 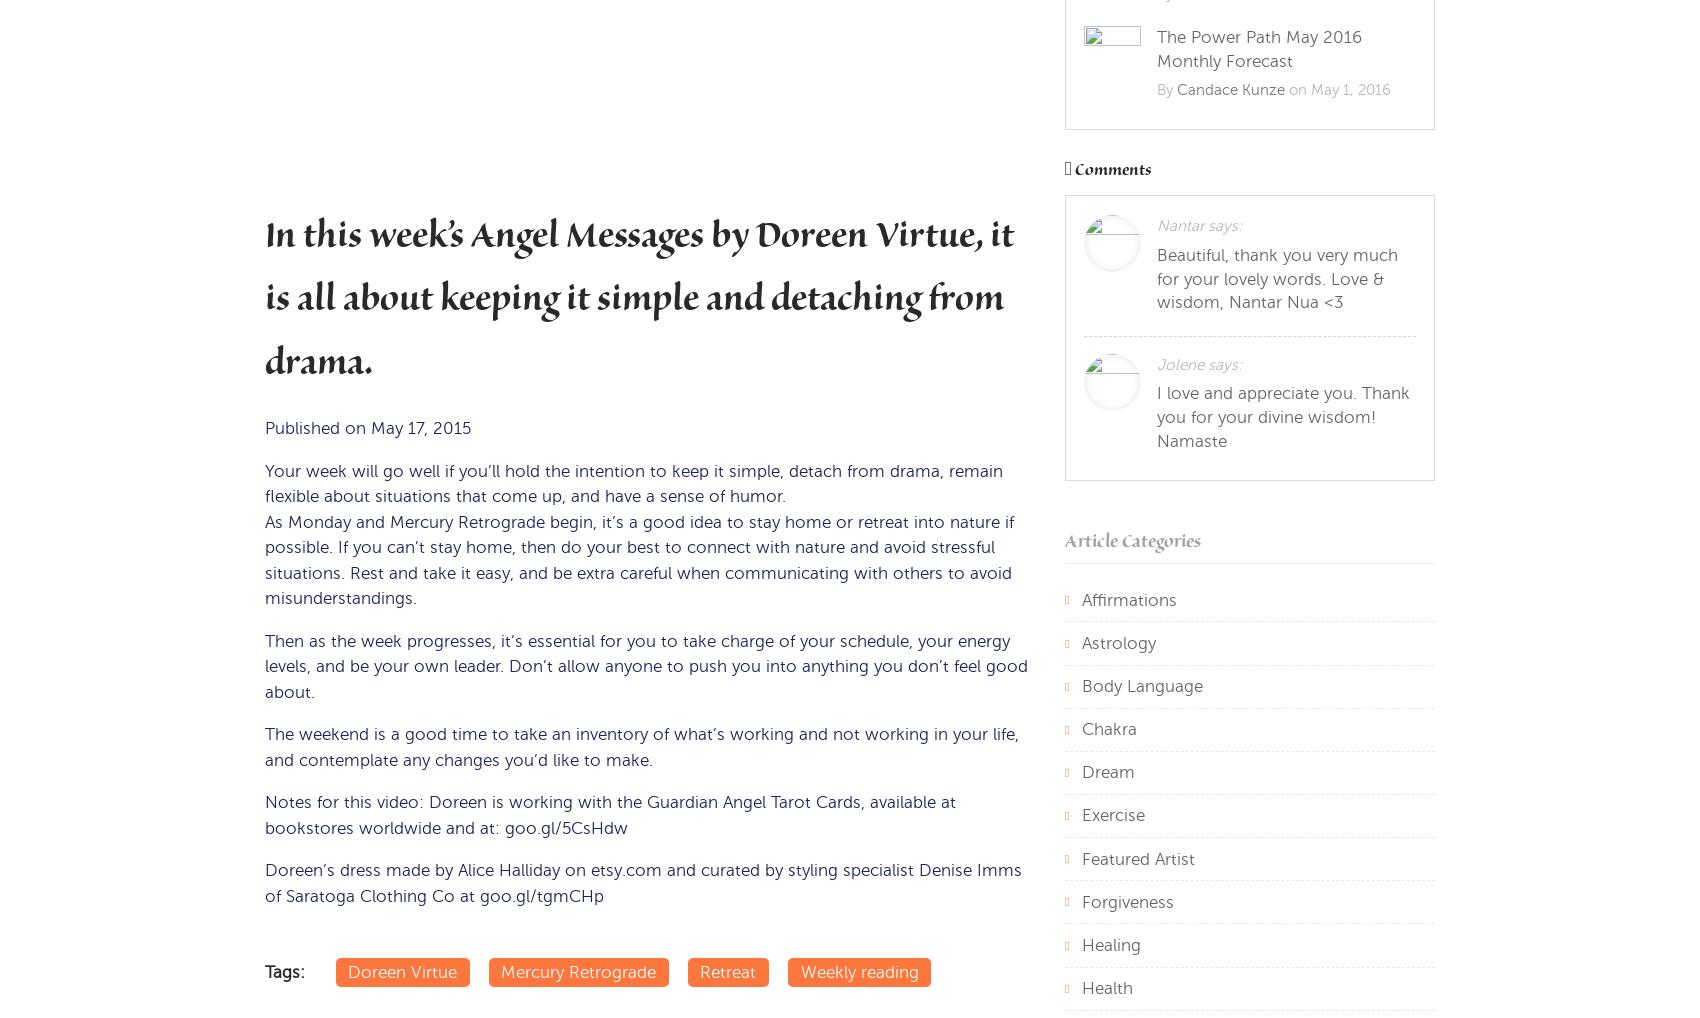 What do you see at coordinates (727, 971) in the screenshot?
I see `'Retreat'` at bounding box center [727, 971].